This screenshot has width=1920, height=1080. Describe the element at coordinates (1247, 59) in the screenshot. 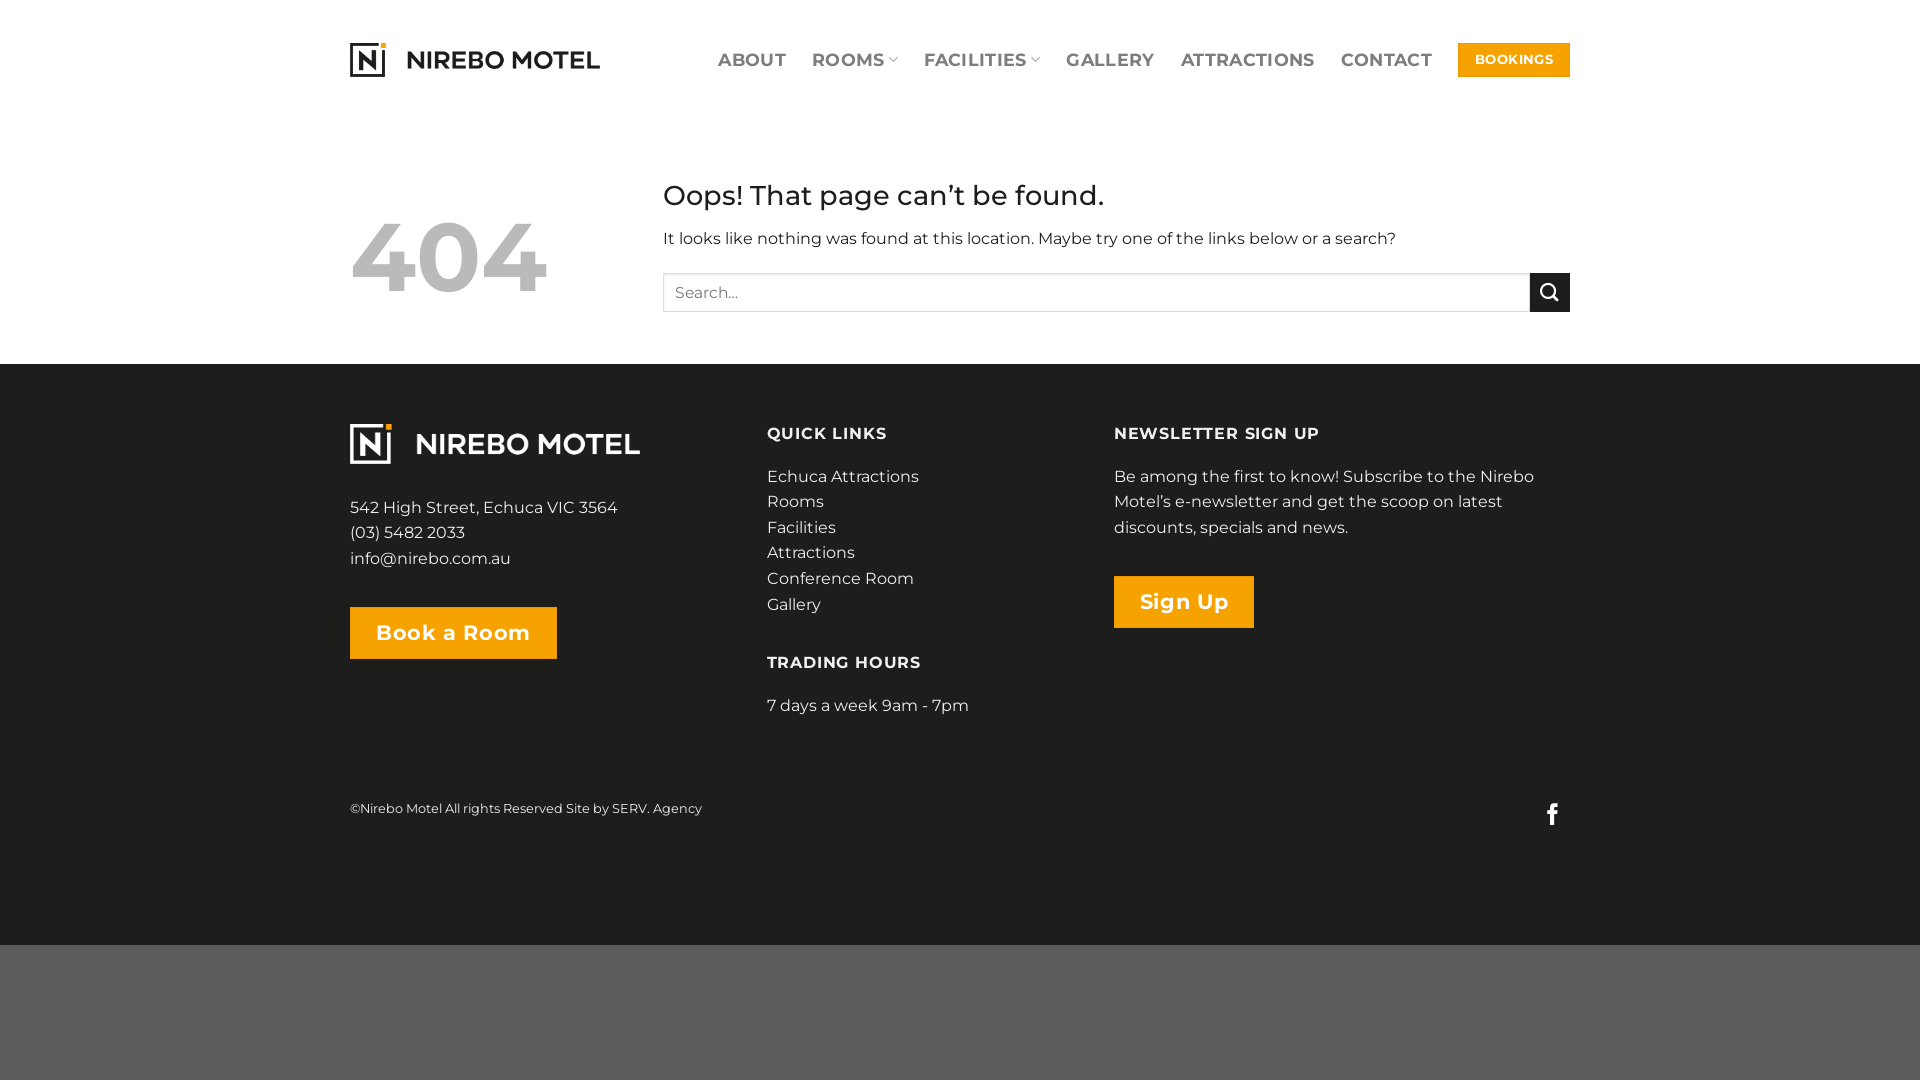

I see `'ATTRACTIONS'` at that location.